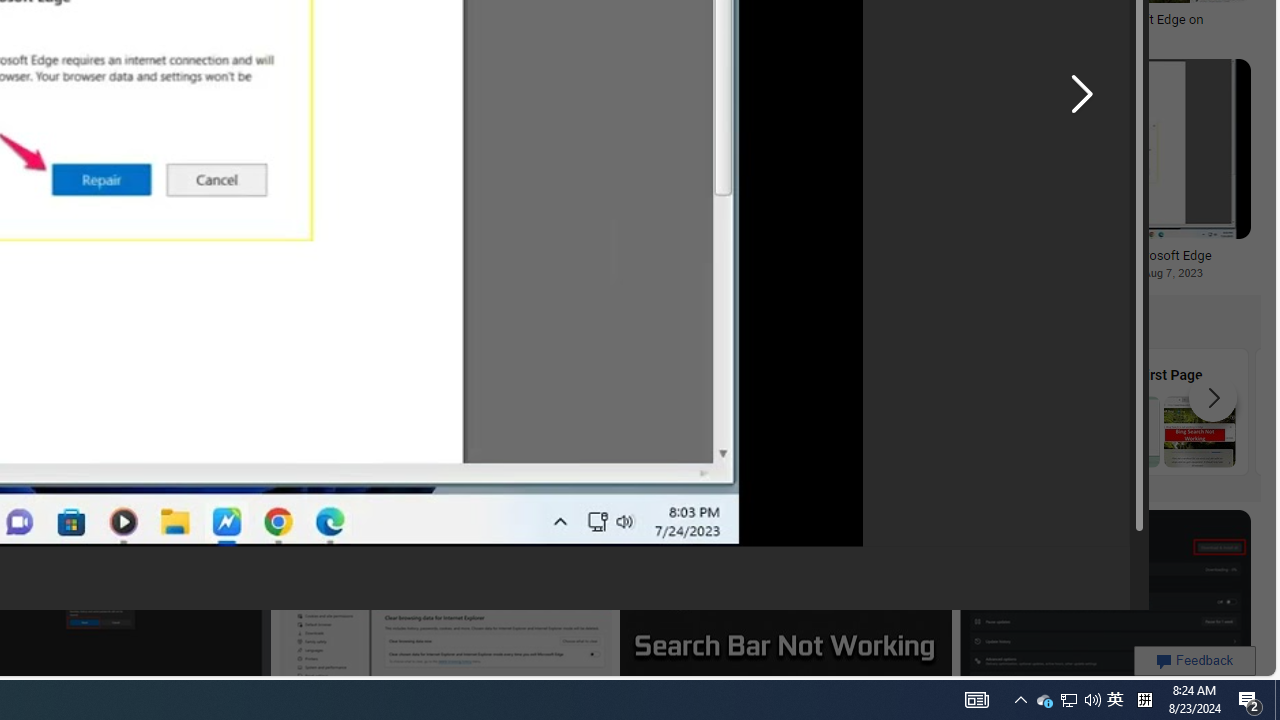 The image size is (1280, 720). Describe the element at coordinates (1162, 410) in the screenshot. I see `'Why First Page of Bing Search Not Working Why First Page'` at that location.